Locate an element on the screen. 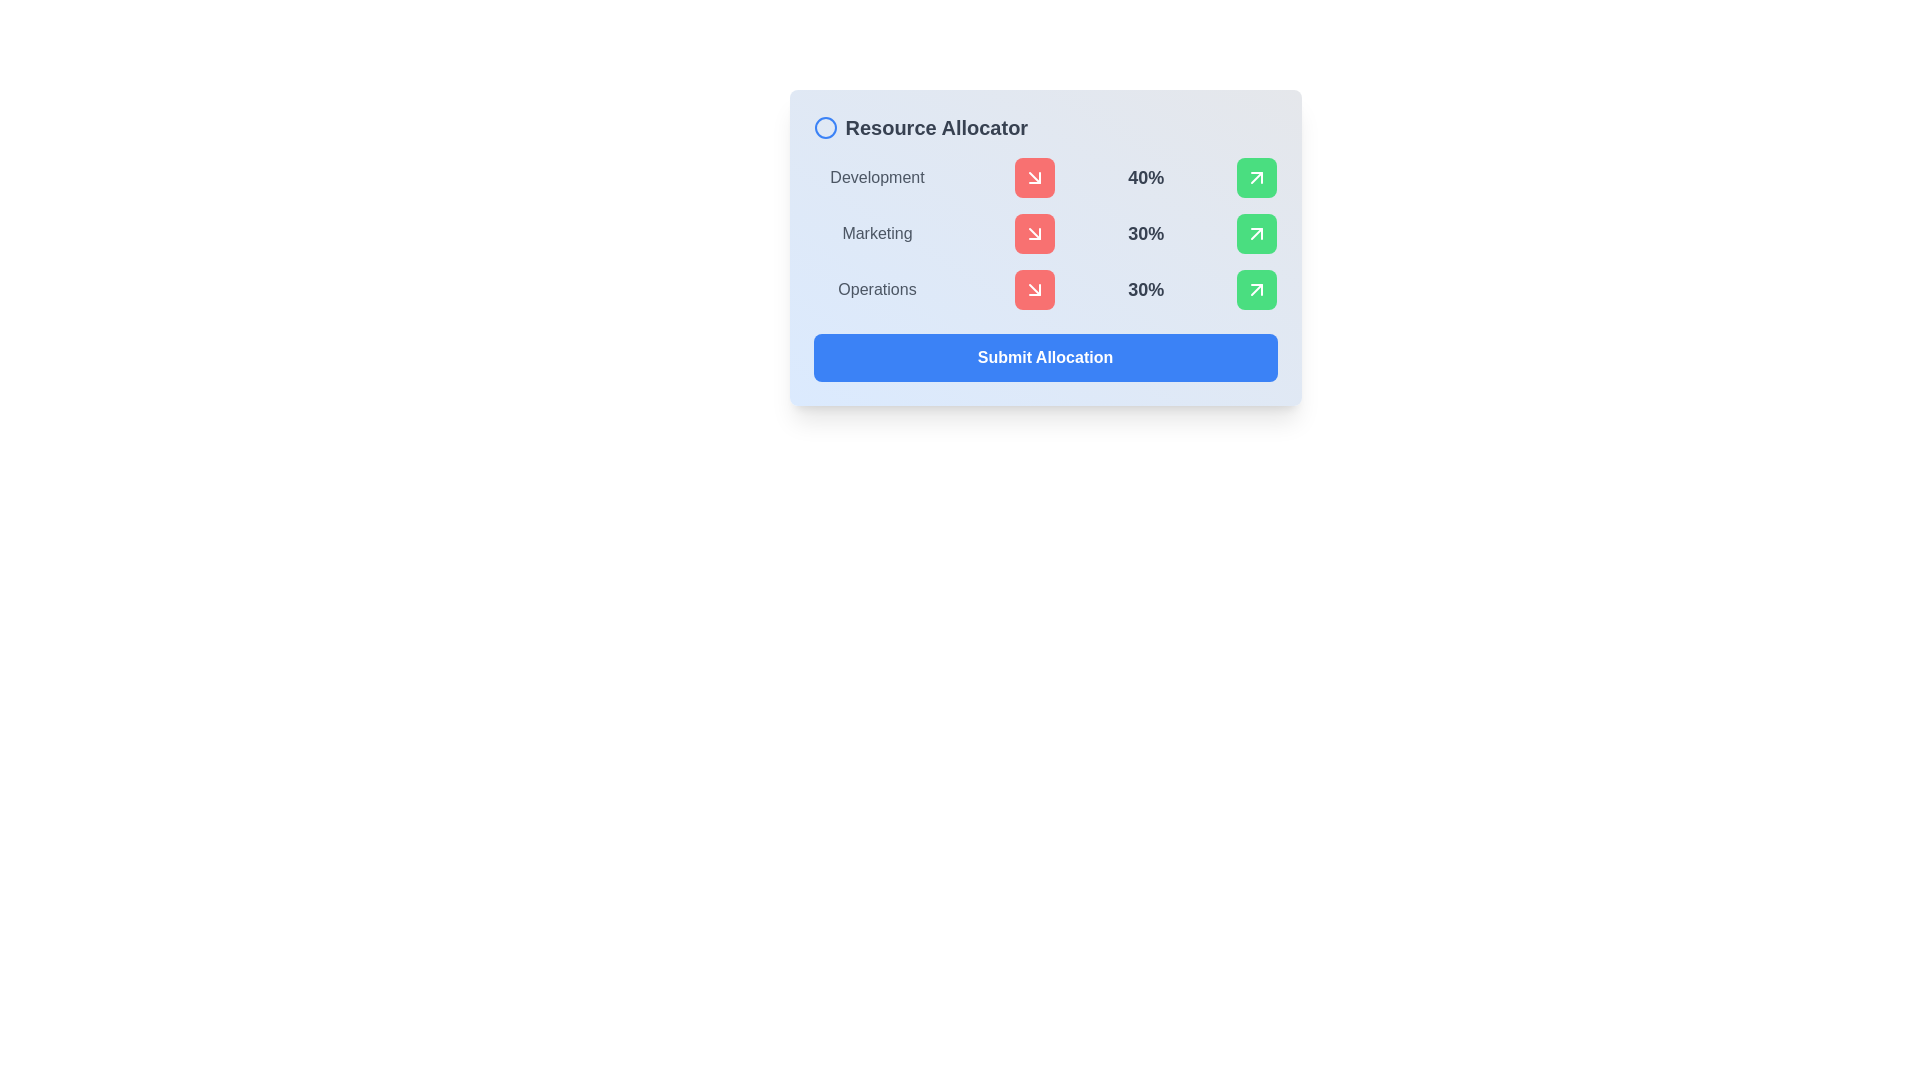 Image resolution: width=1920 pixels, height=1080 pixels. the red square button with a downward arrow icon located between the text elements 'Development' and '40%' is located at coordinates (1044, 176).